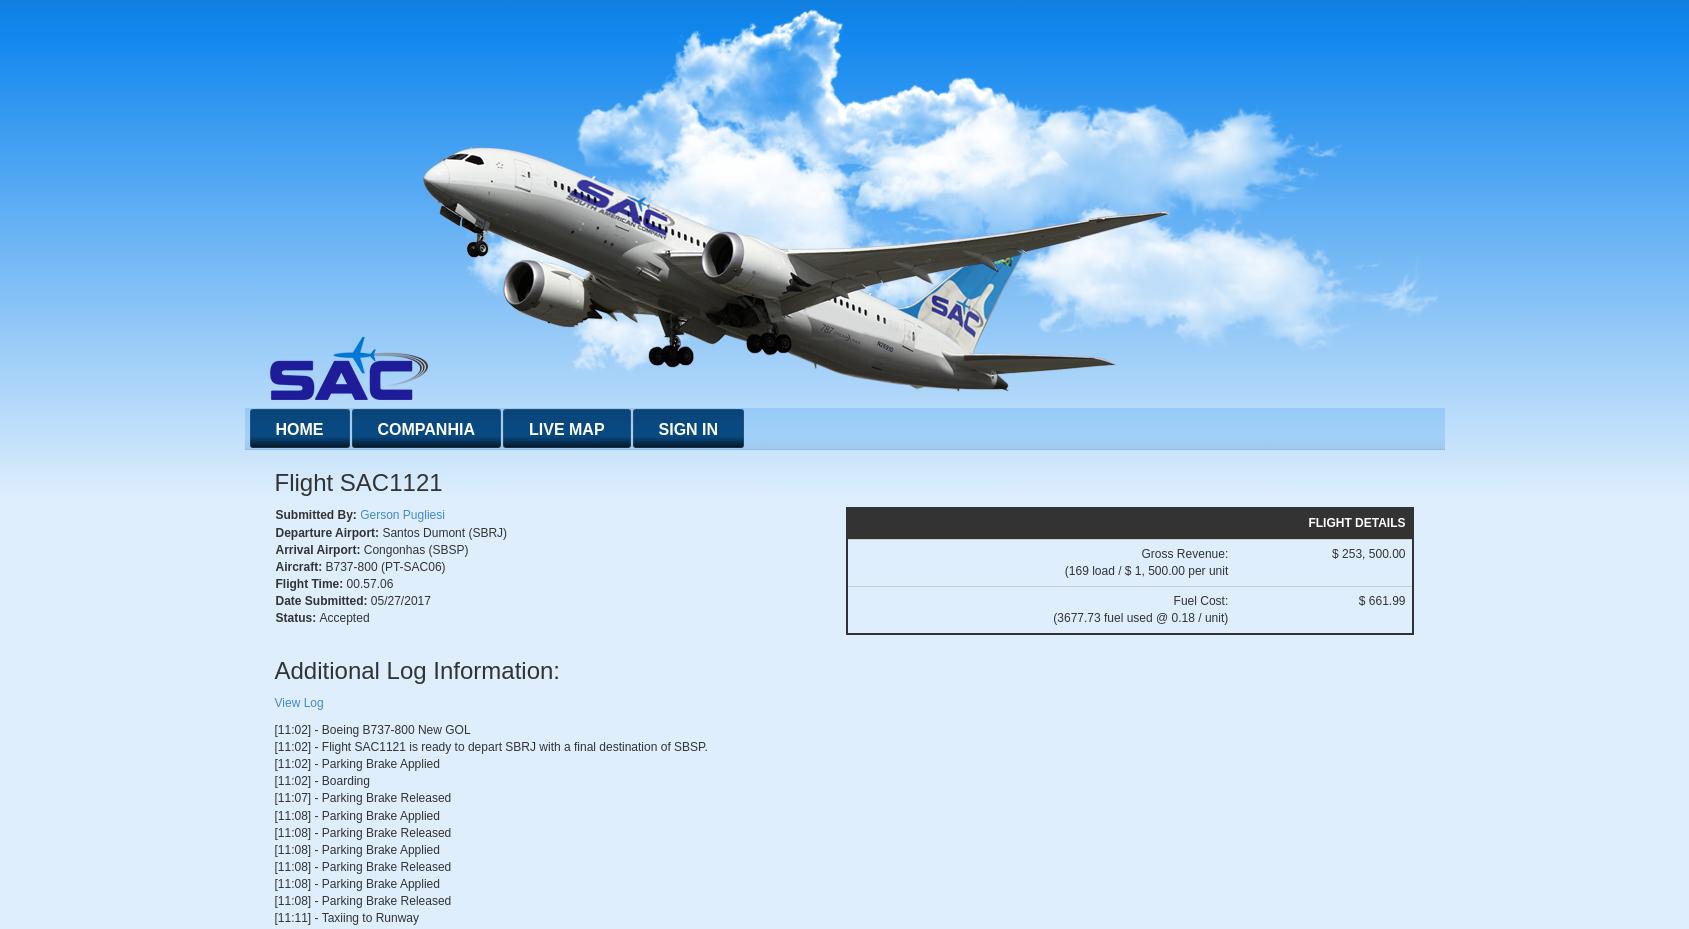 The image size is (1689, 929). What do you see at coordinates (1183, 553) in the screenshot?
I see `'Gross Revenue:'` at bounding box center [1183, 553].